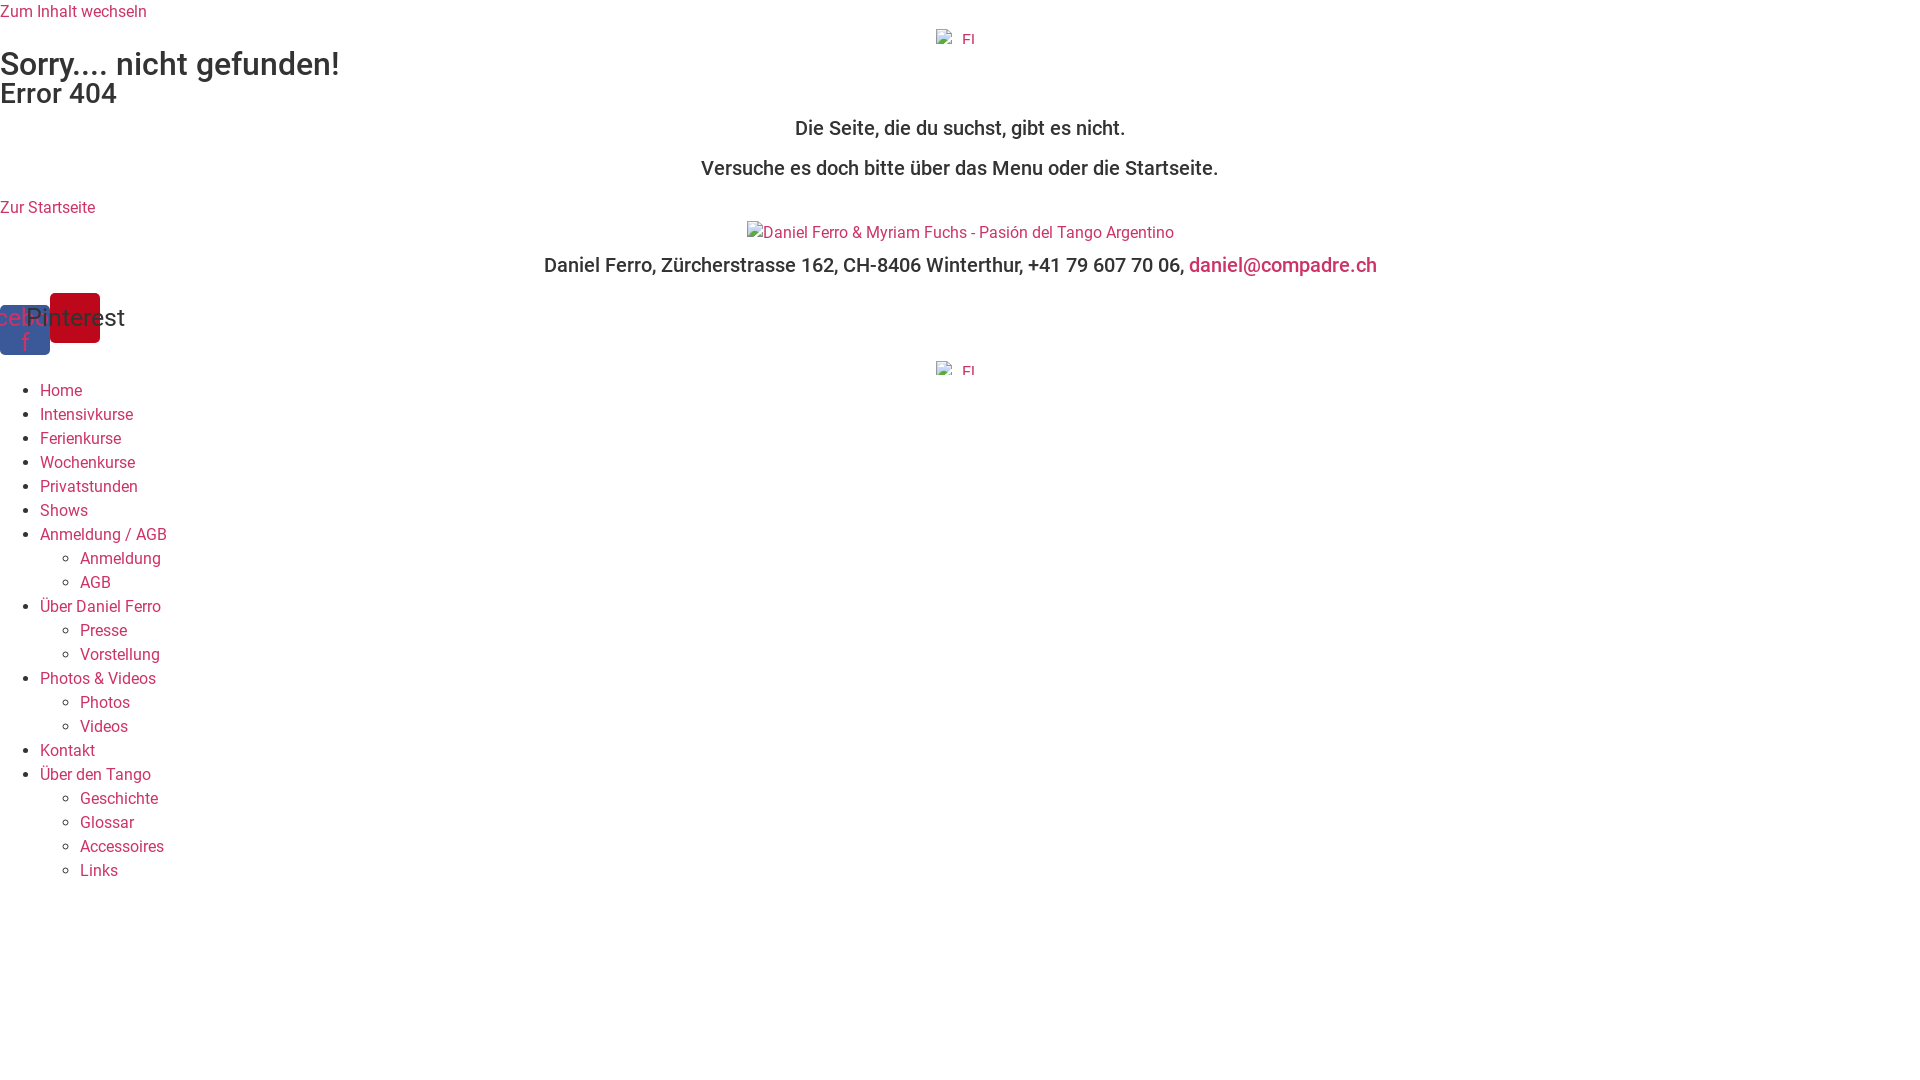  What do you see at coordinates (86, 462) in the screenshot?
I see `'Wochenkurse'` at bounding box center [86, 462].